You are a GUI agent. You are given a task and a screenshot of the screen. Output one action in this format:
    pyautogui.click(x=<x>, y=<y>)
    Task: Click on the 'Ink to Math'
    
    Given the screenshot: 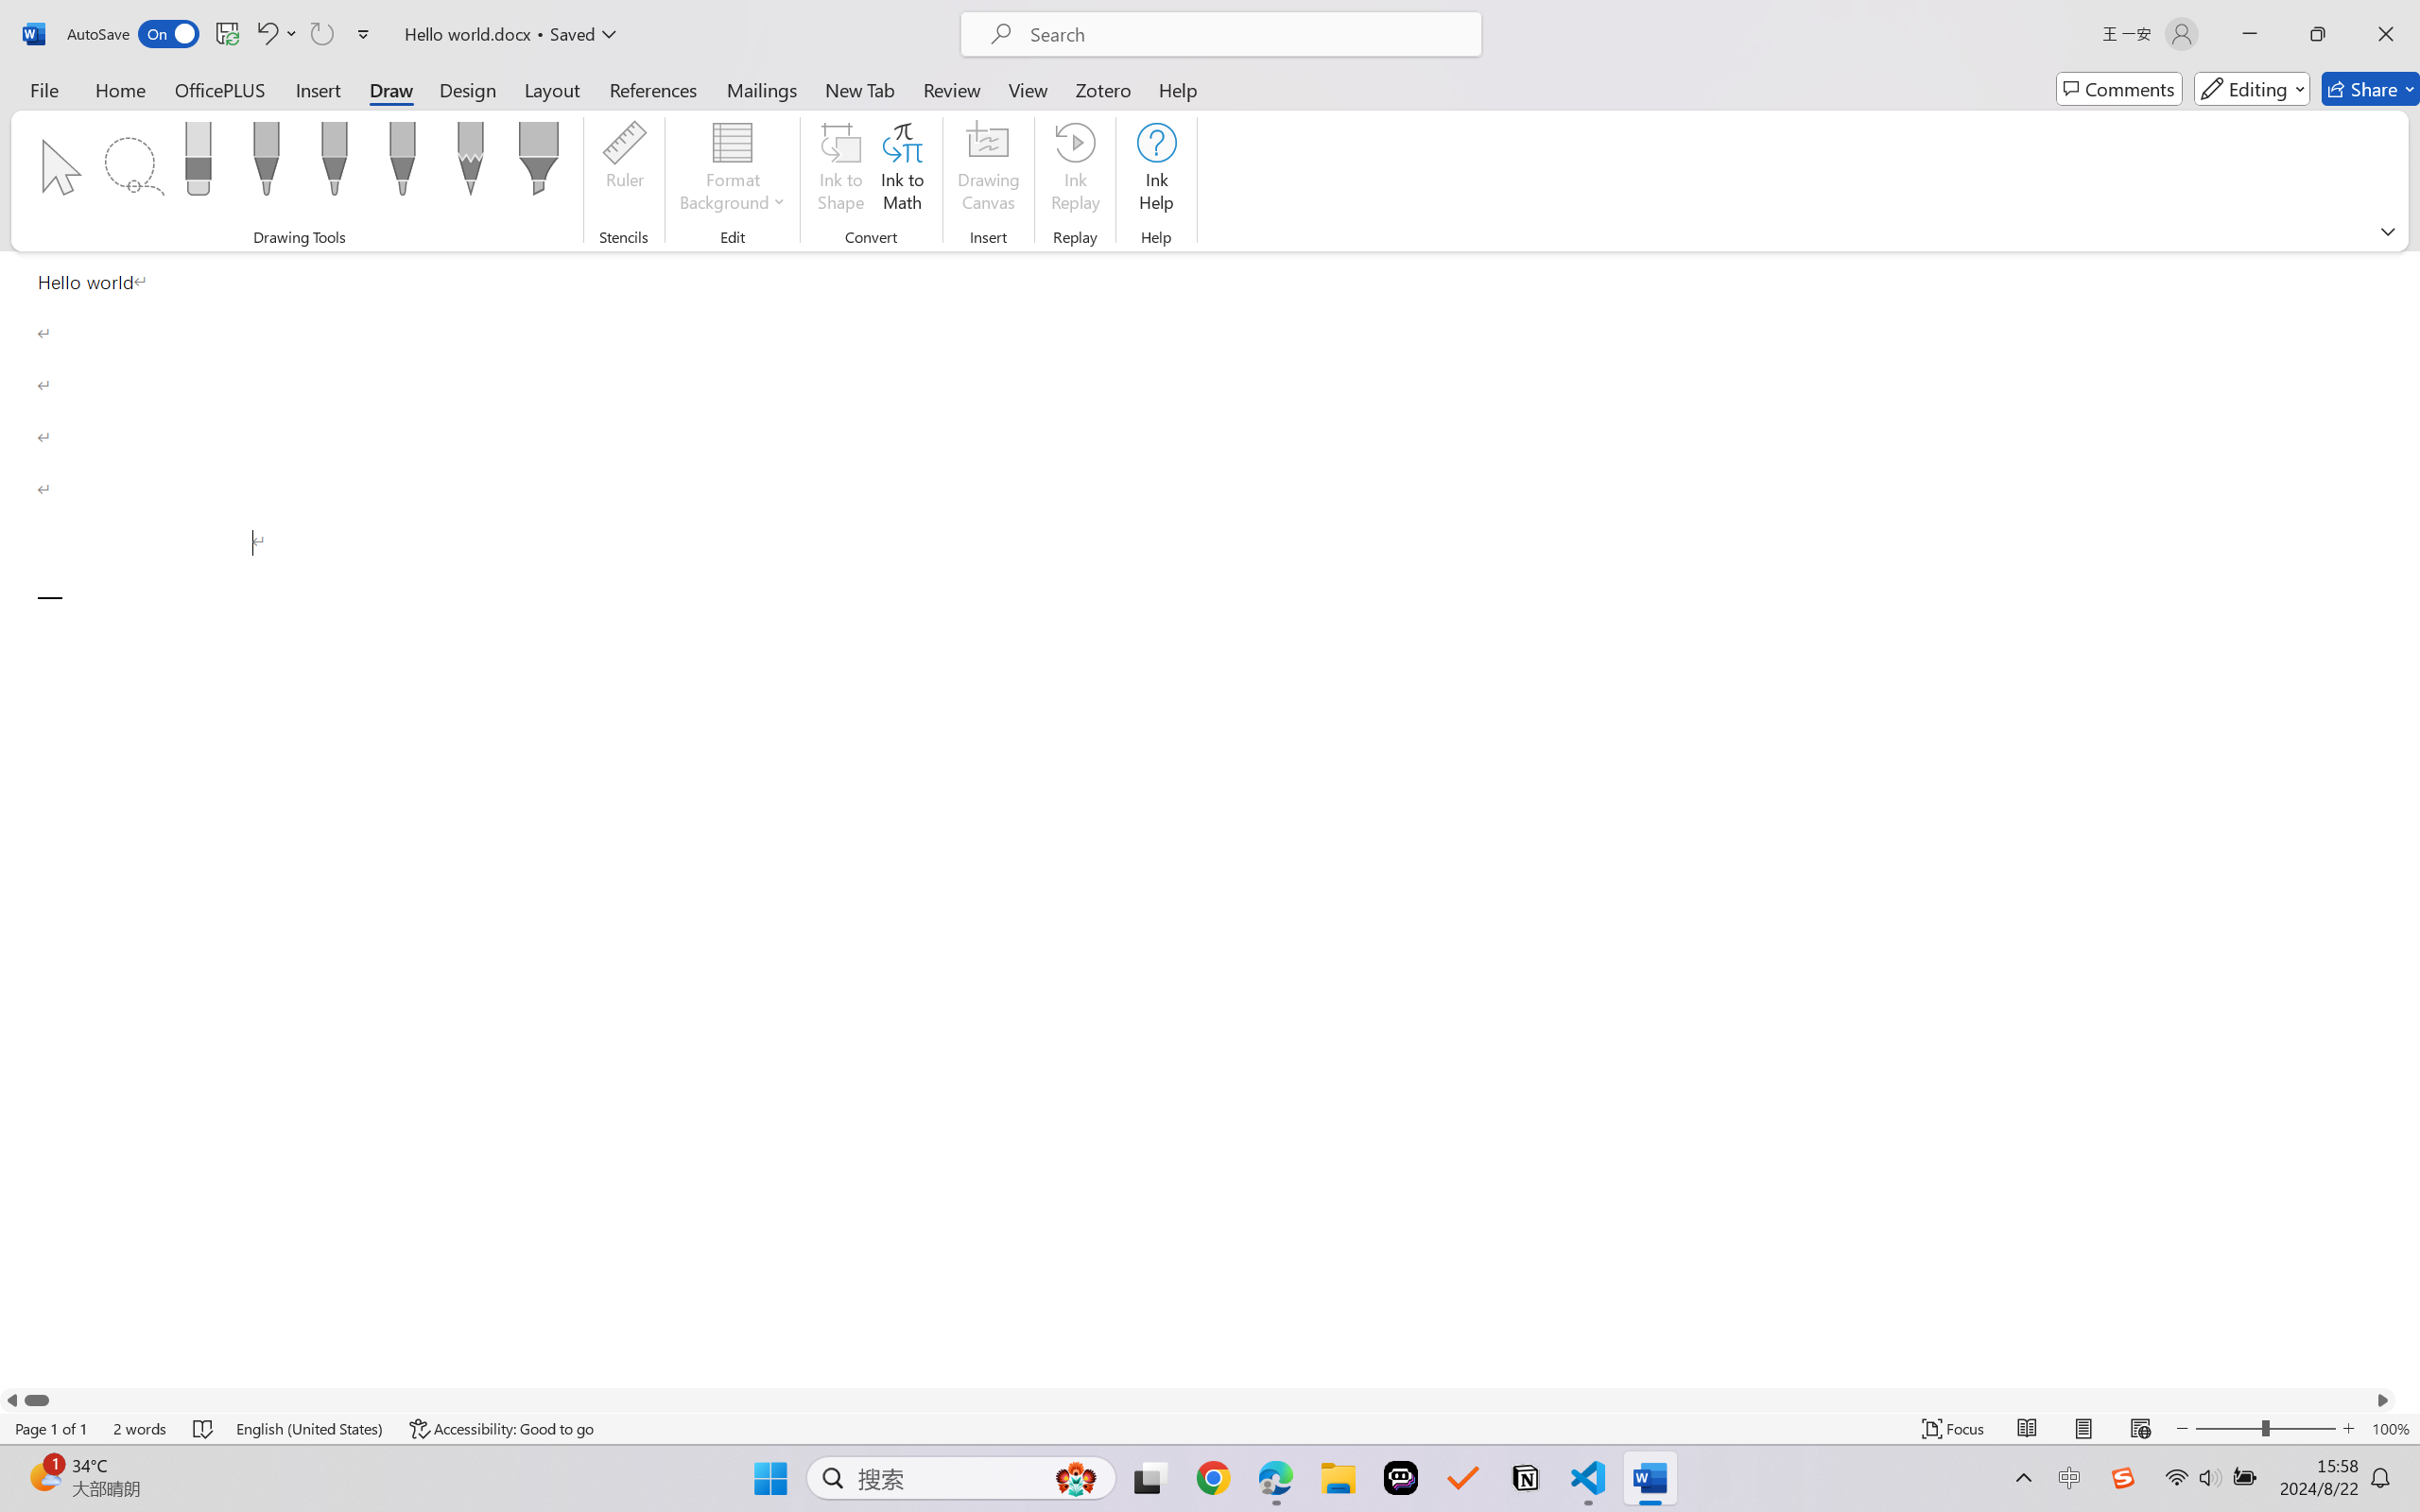 What is the action you would take?
    pyautogui.click(x=902, y=170)
    